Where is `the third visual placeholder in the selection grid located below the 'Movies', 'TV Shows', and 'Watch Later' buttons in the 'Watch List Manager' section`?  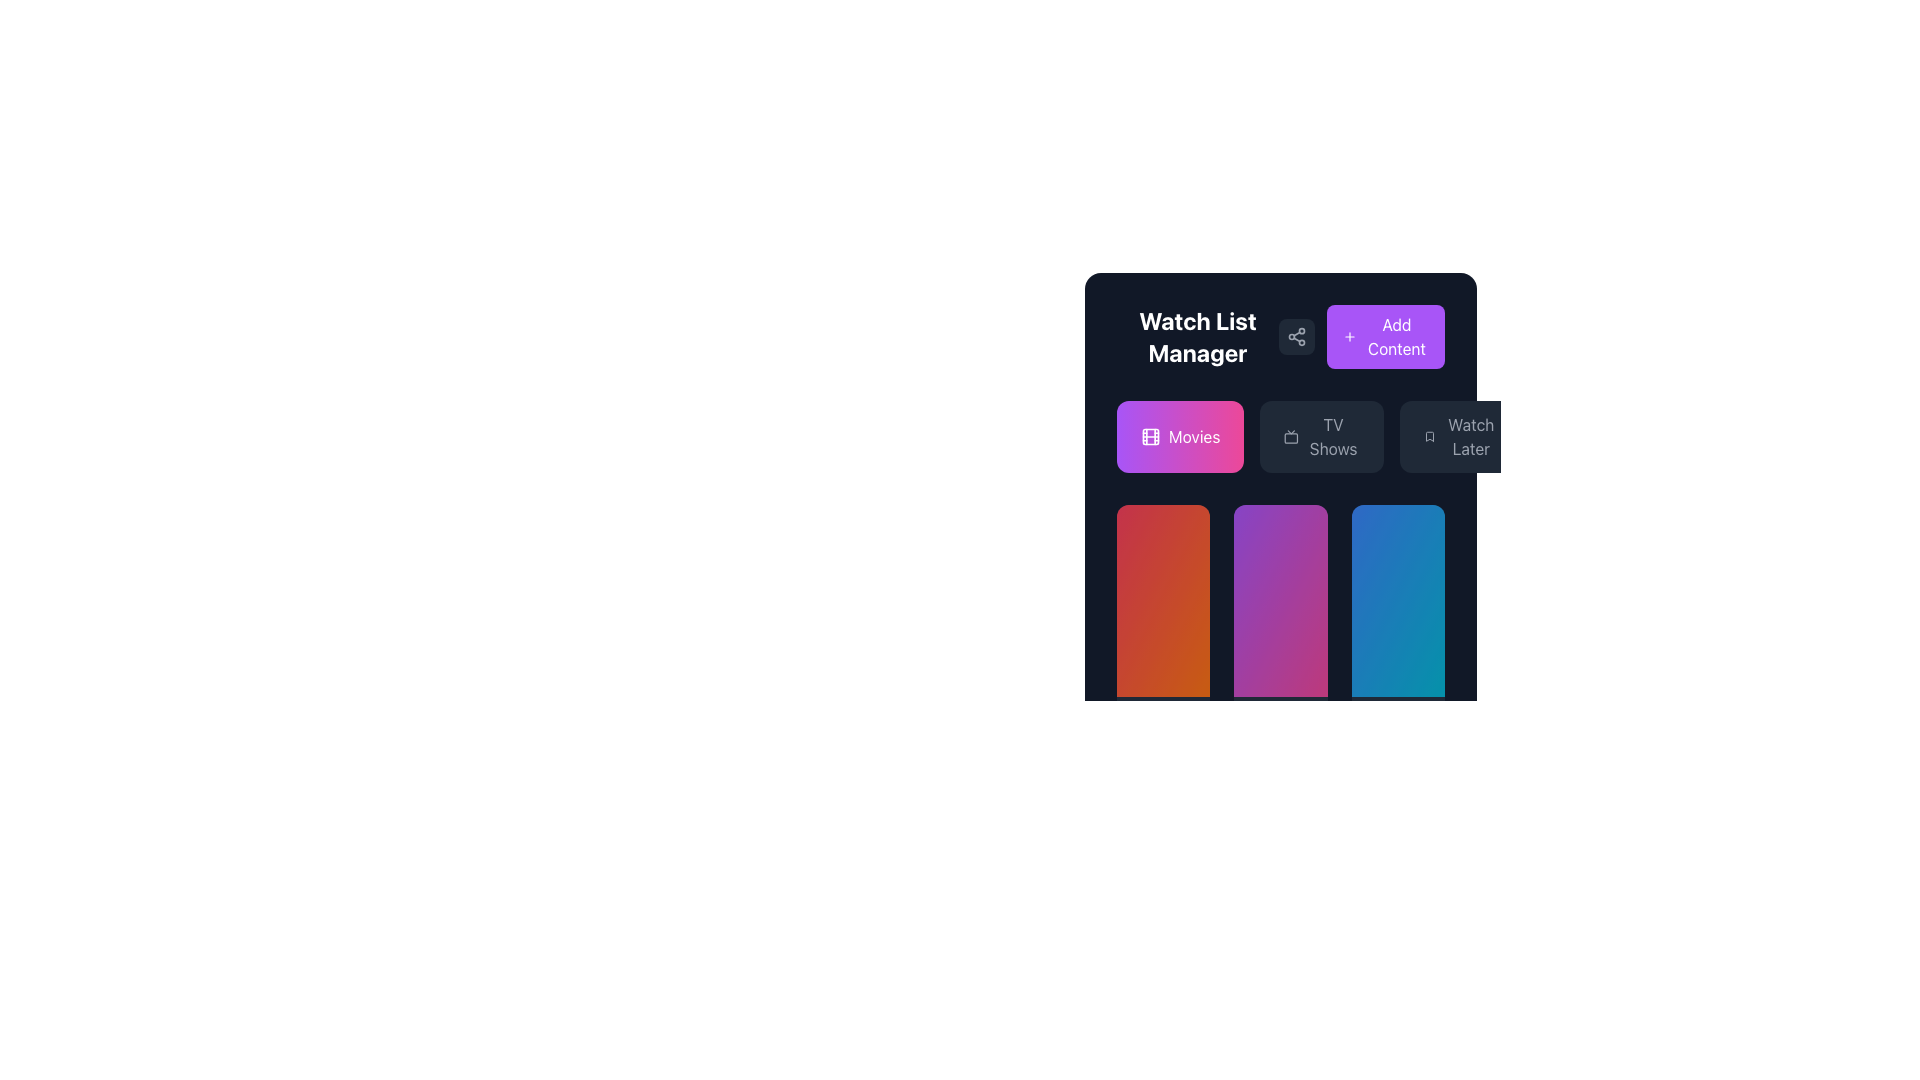 the third visual placeholder in the selection grid located below the 'Movies', 'TV Shows', and 'Watch Later' buttons in the 'Watch List Manager' section is located at coordinates (1397, 600).